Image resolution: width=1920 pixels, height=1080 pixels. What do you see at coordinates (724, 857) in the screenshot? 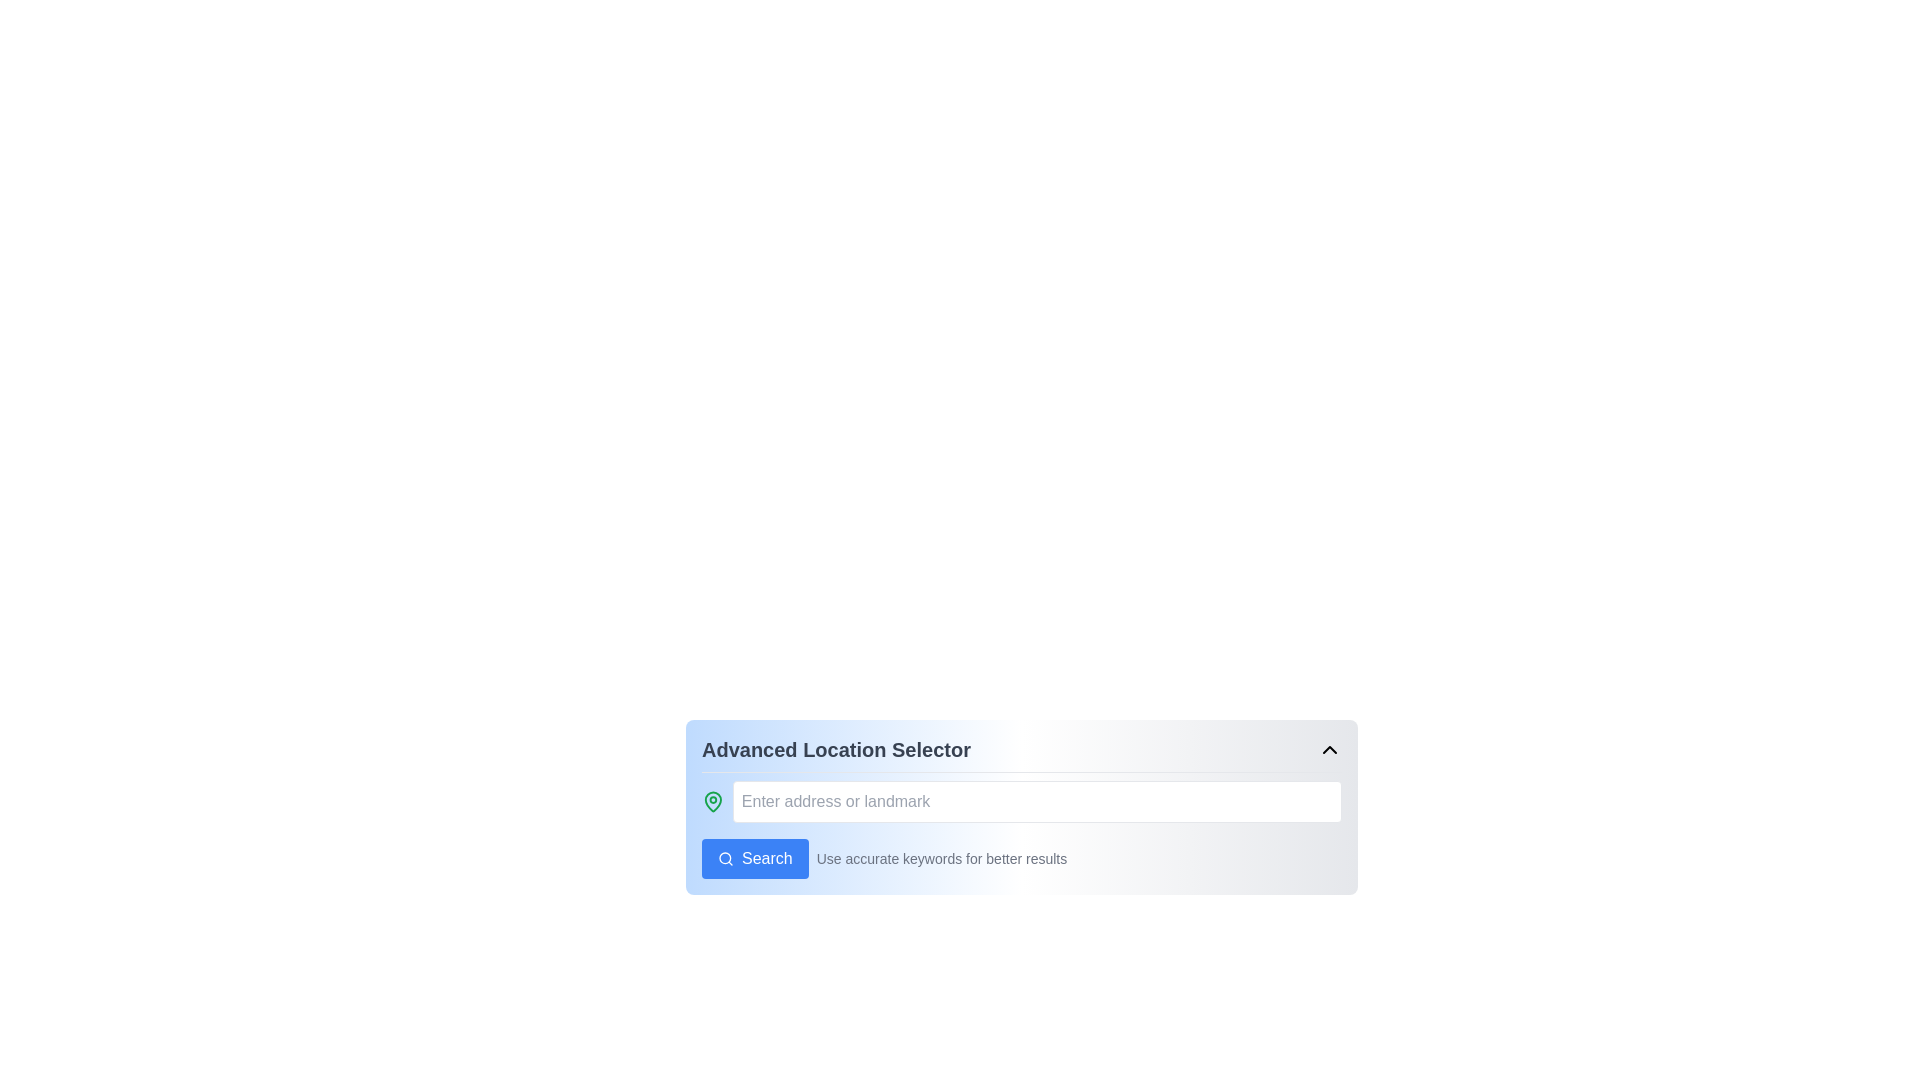
I see `the decorative circular lens of the magnifying glass icon within the blue 'Search' button, which is located on the left side of the interface` at bounding box center [724, 857].